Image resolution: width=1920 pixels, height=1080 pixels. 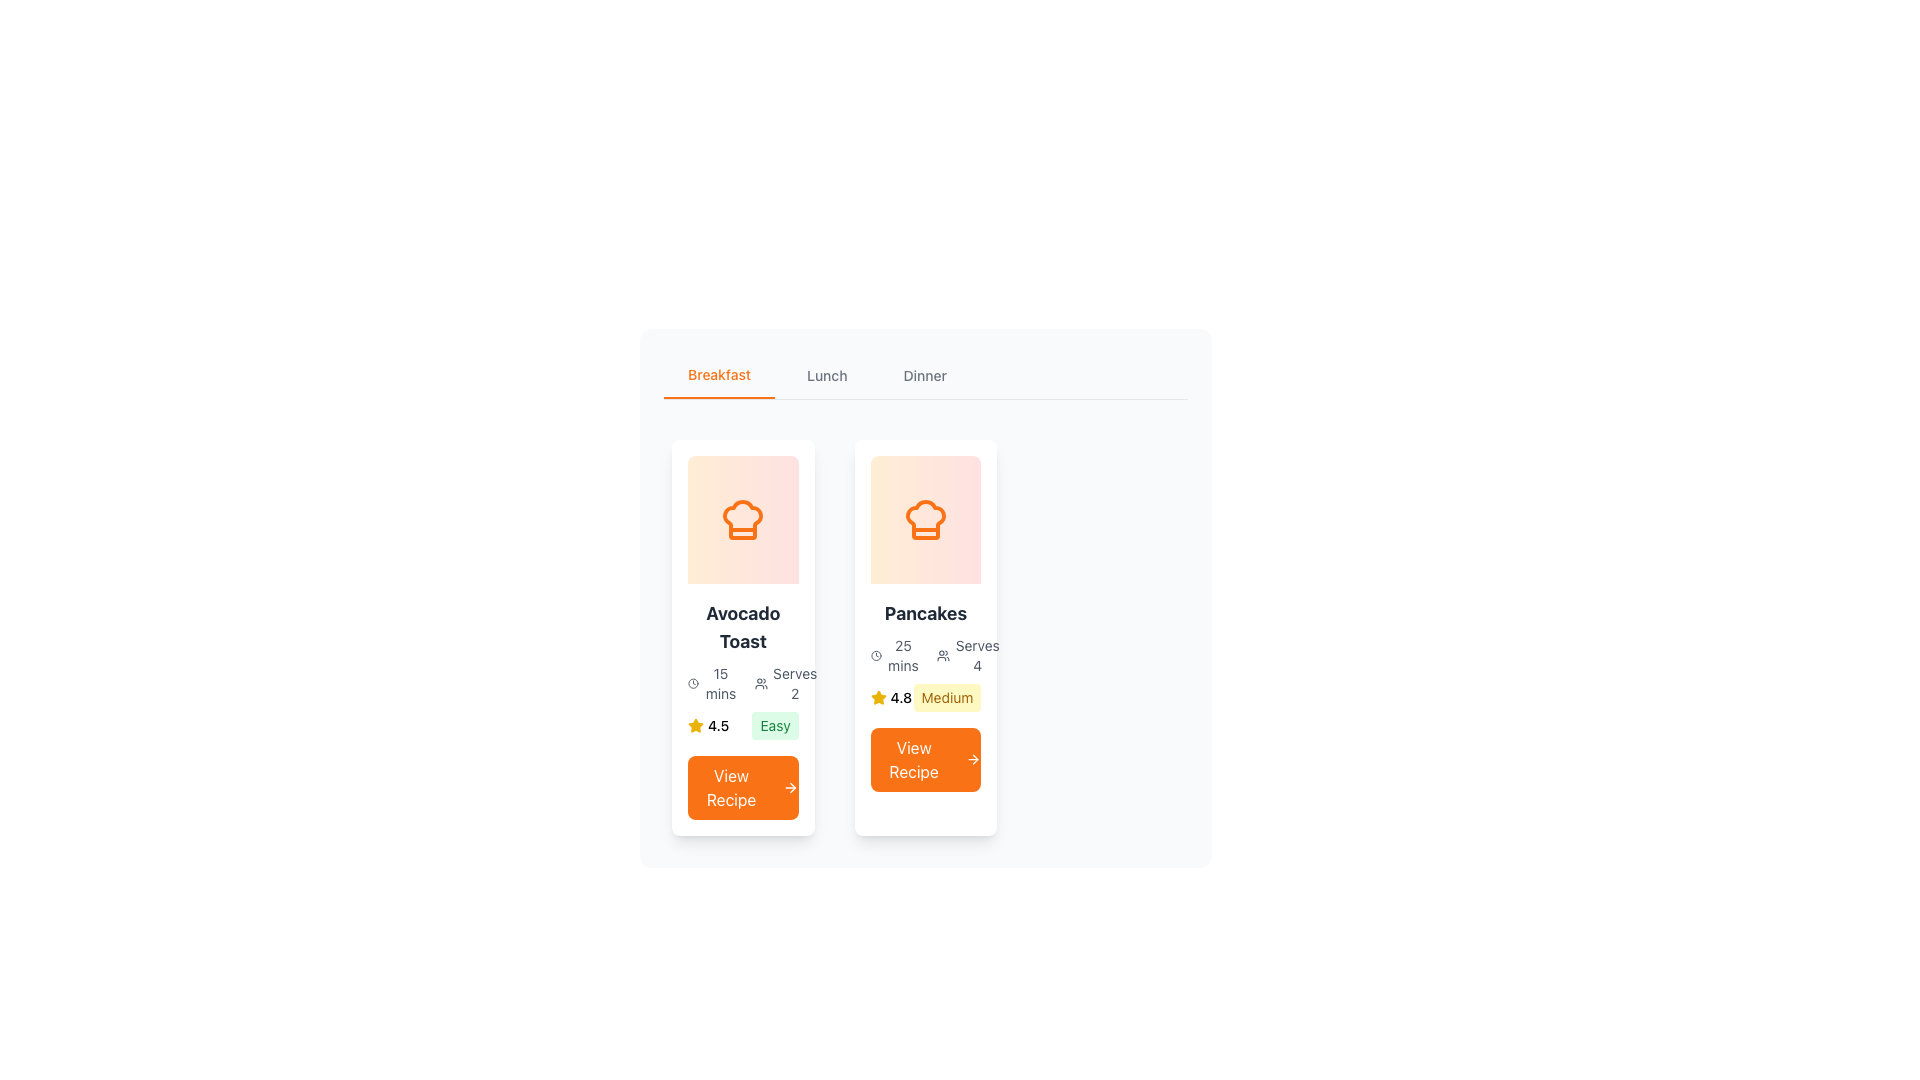 I want to click on the rating and difficulty information displayed for the recipe 'Avocado Toast', which includes a star icon indicating a rating of '4.5' and the label 'Easy' for difficulty level, so click(x=742, y=725).